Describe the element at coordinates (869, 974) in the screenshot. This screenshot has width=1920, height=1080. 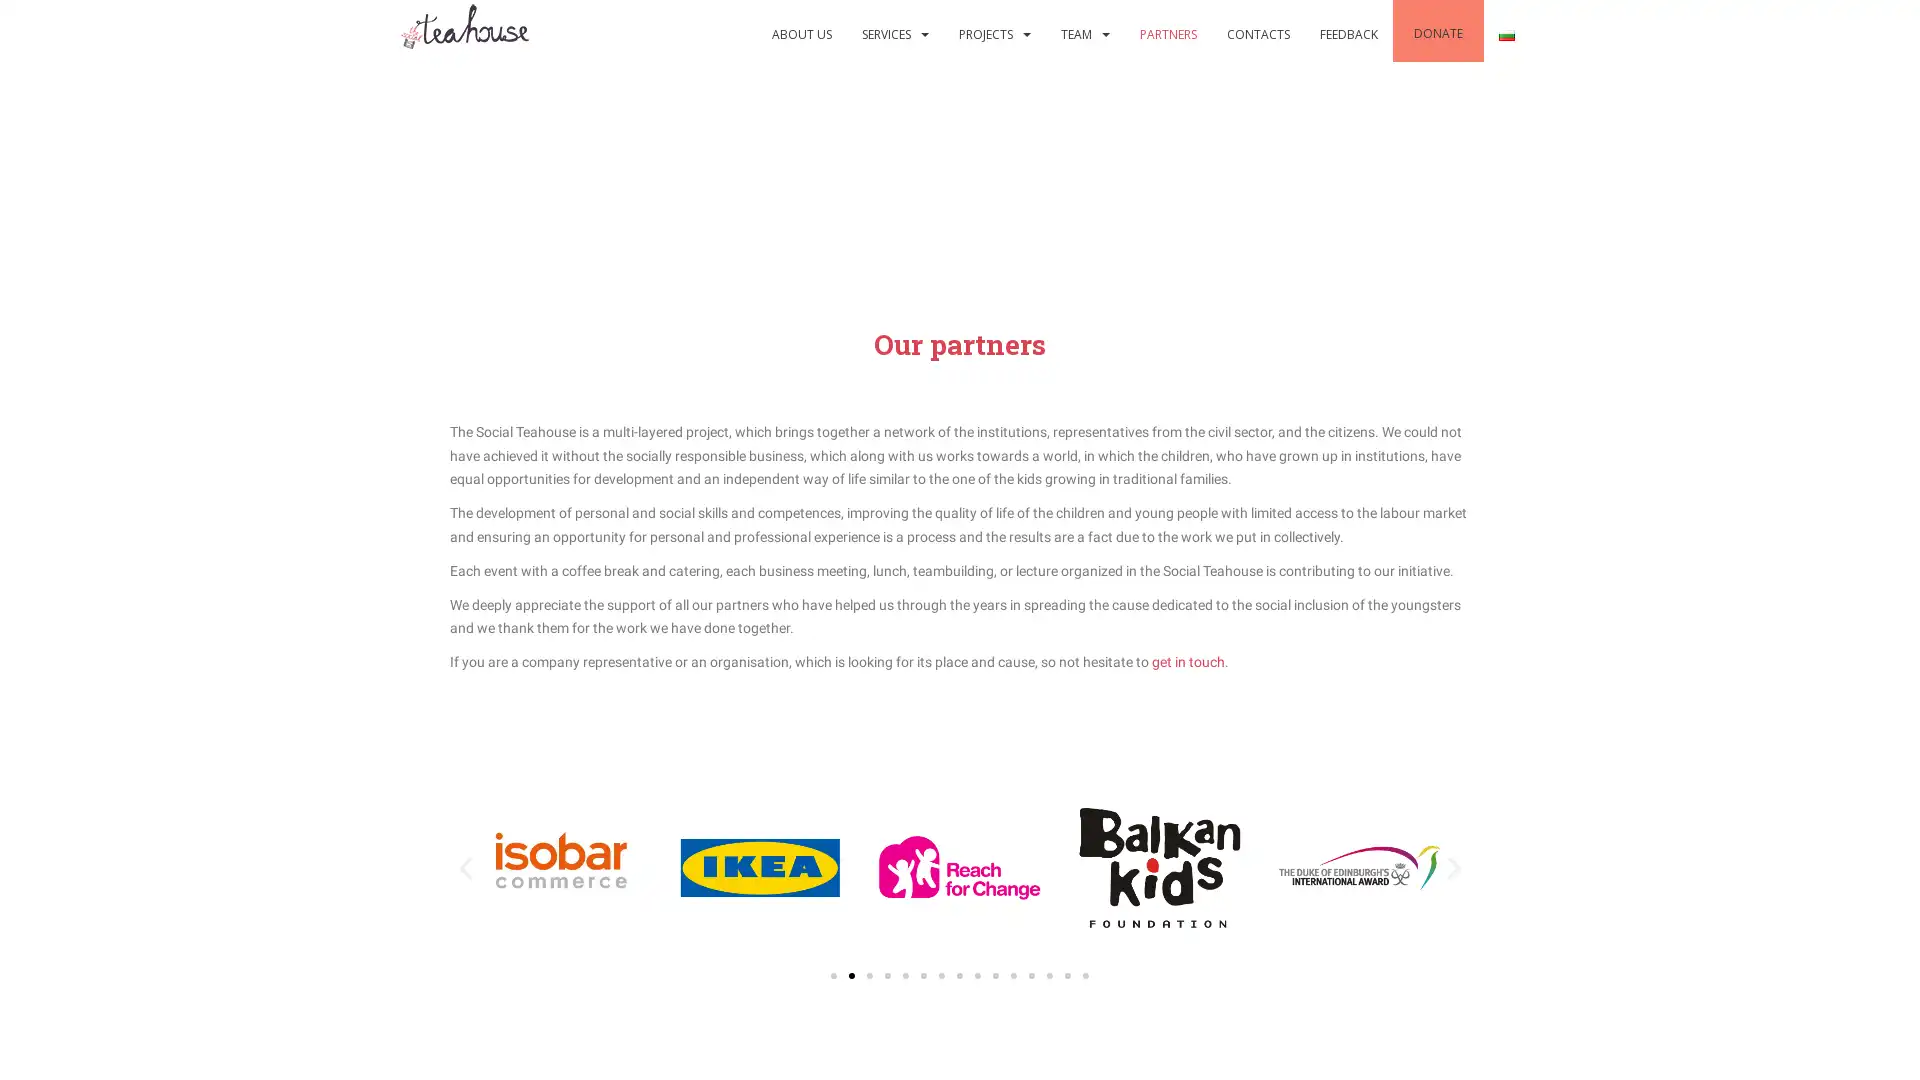
I see `Go to slide 3` at that location.